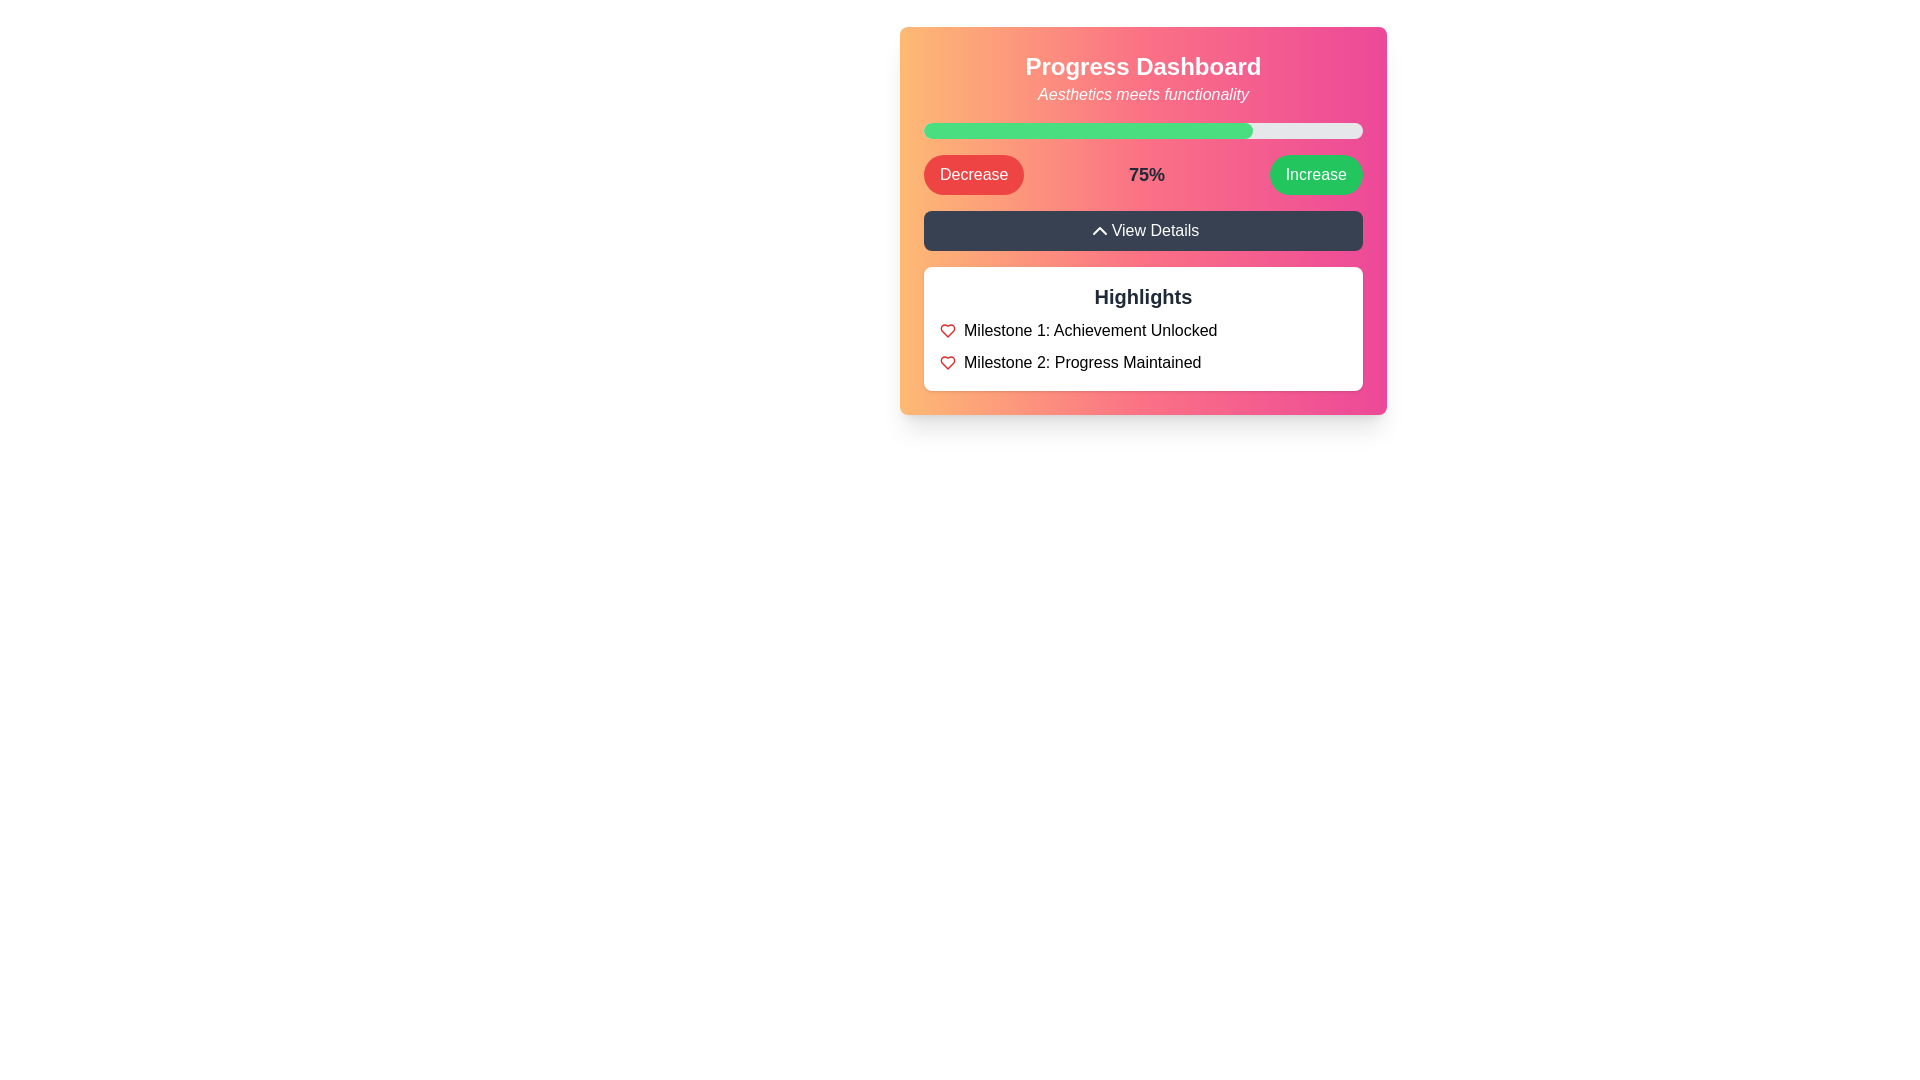  What do you see at coordinates (974, 173) in the screenshot?
I see `the pill-shaped button labeled 'Decrease' with white text on a red background` at bounding box center [974, 173].